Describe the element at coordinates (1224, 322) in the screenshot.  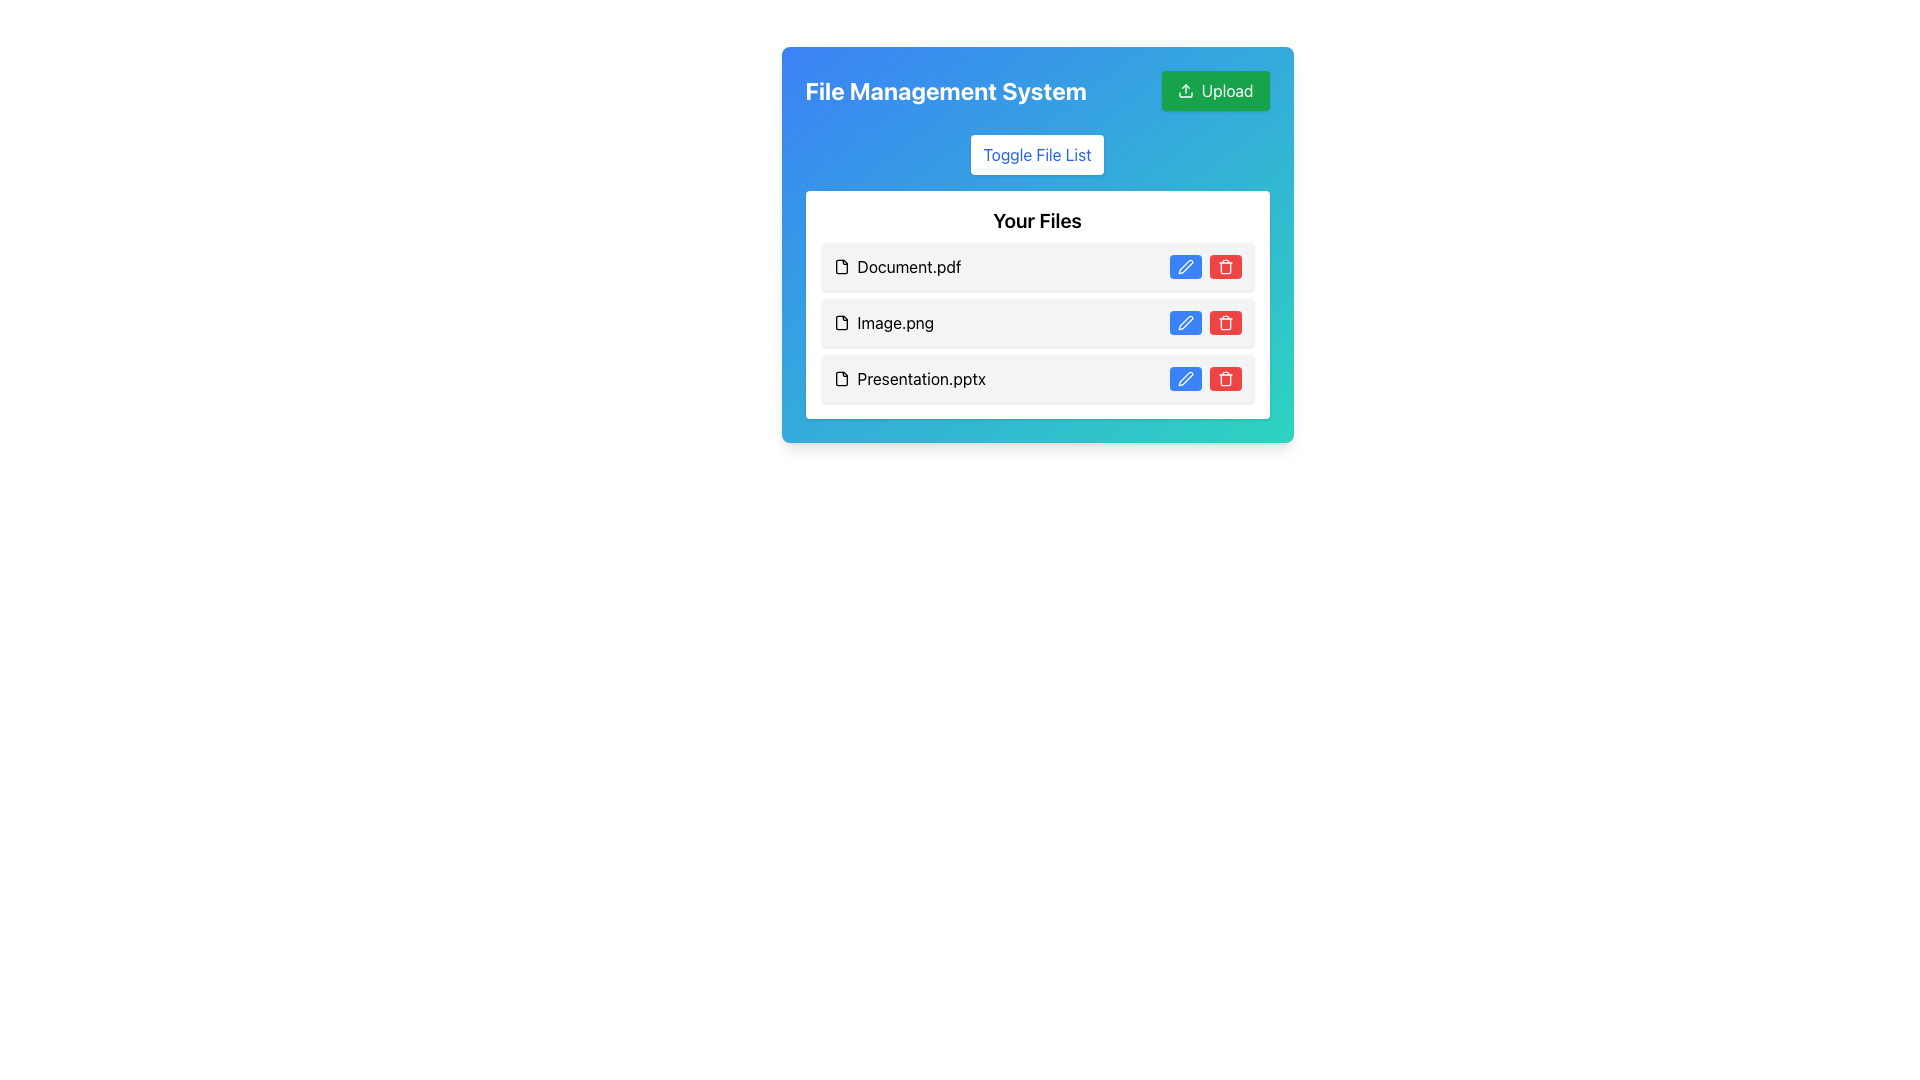
I see `the delete button located to the right of the blue edit button in the action section of the third row of the file management system` at that location.